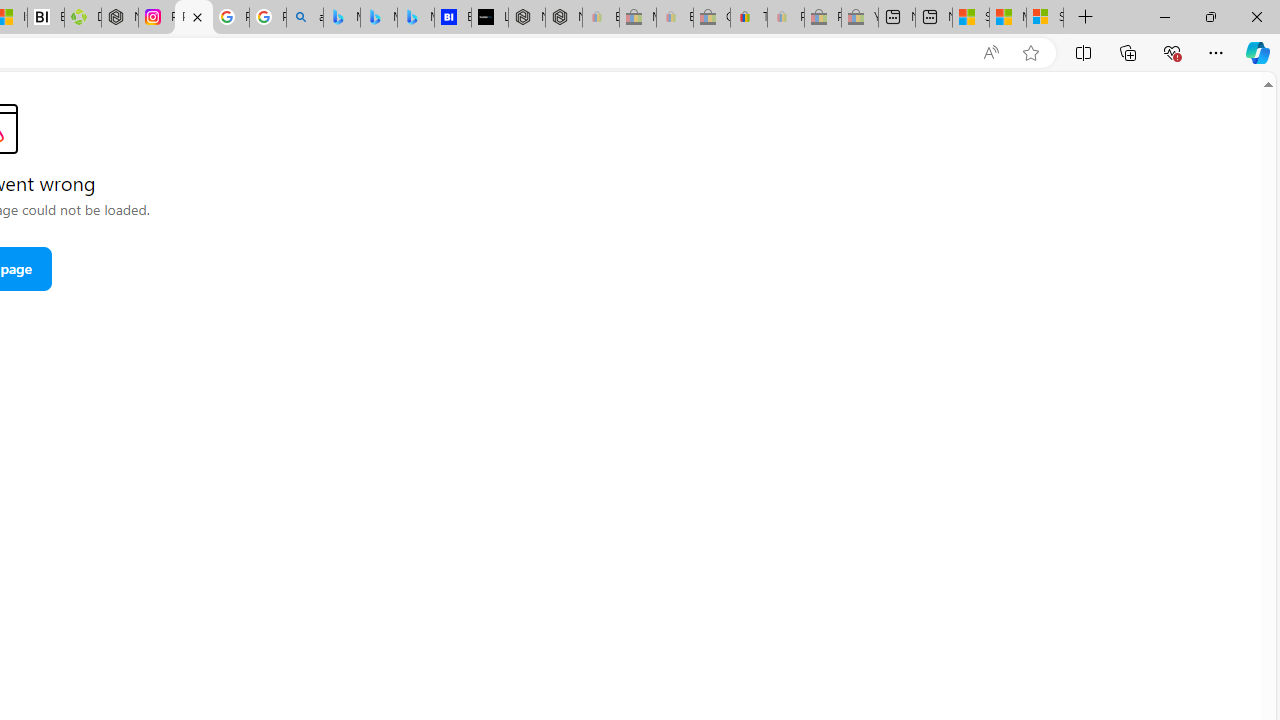 The height and width of the screenshot is (720, 1280). Describe the element at coordinates (341, 17) in the screenshot. I see `'Microsoft Bing Travel - Flights from Hong Kong to Bangkok'` at that location.